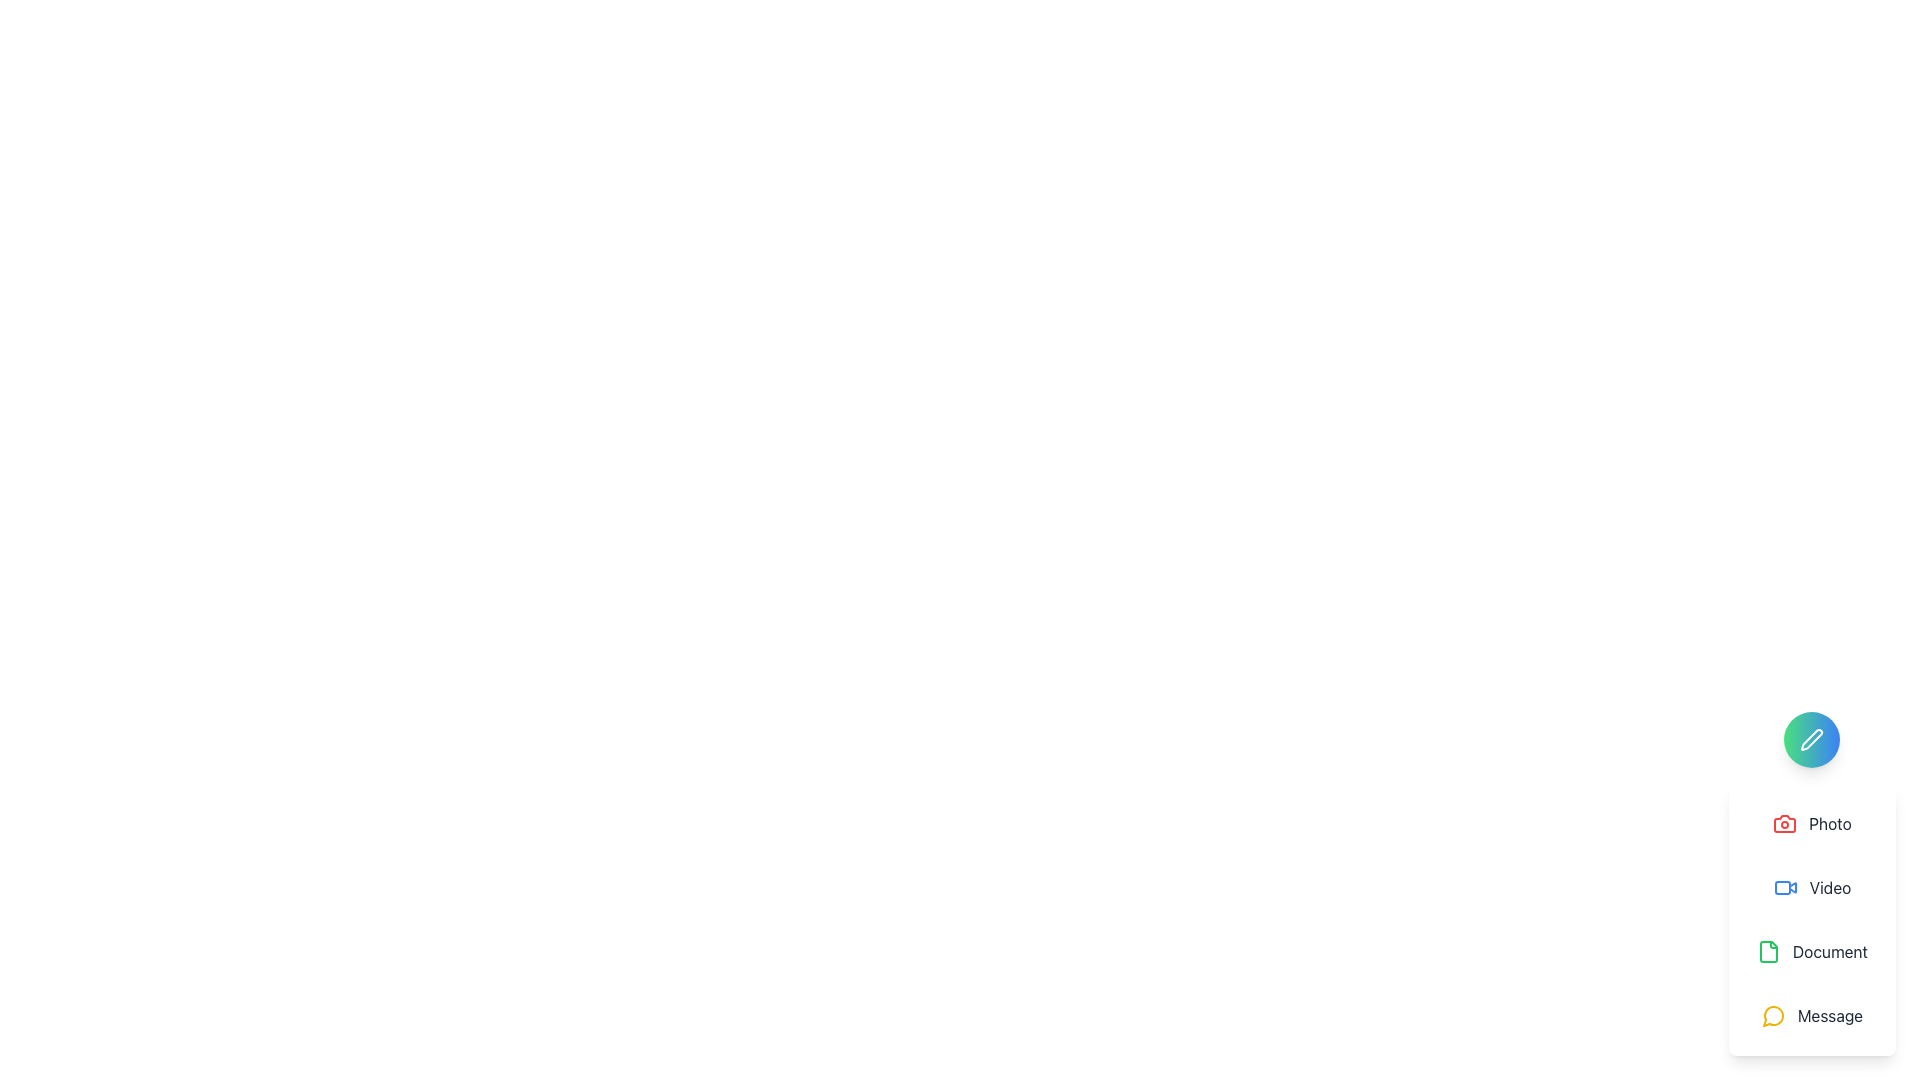 Image resolution: width=1920 pixels, height=1080 pixels. Describe the element at coordinates (1812, 1015) in the screenshot. I see `the 'Message' button, which features a yellow outlined chat bubble icon on the left and dark gray text on the right, located fourth in the vertically stacked menu` at that location.